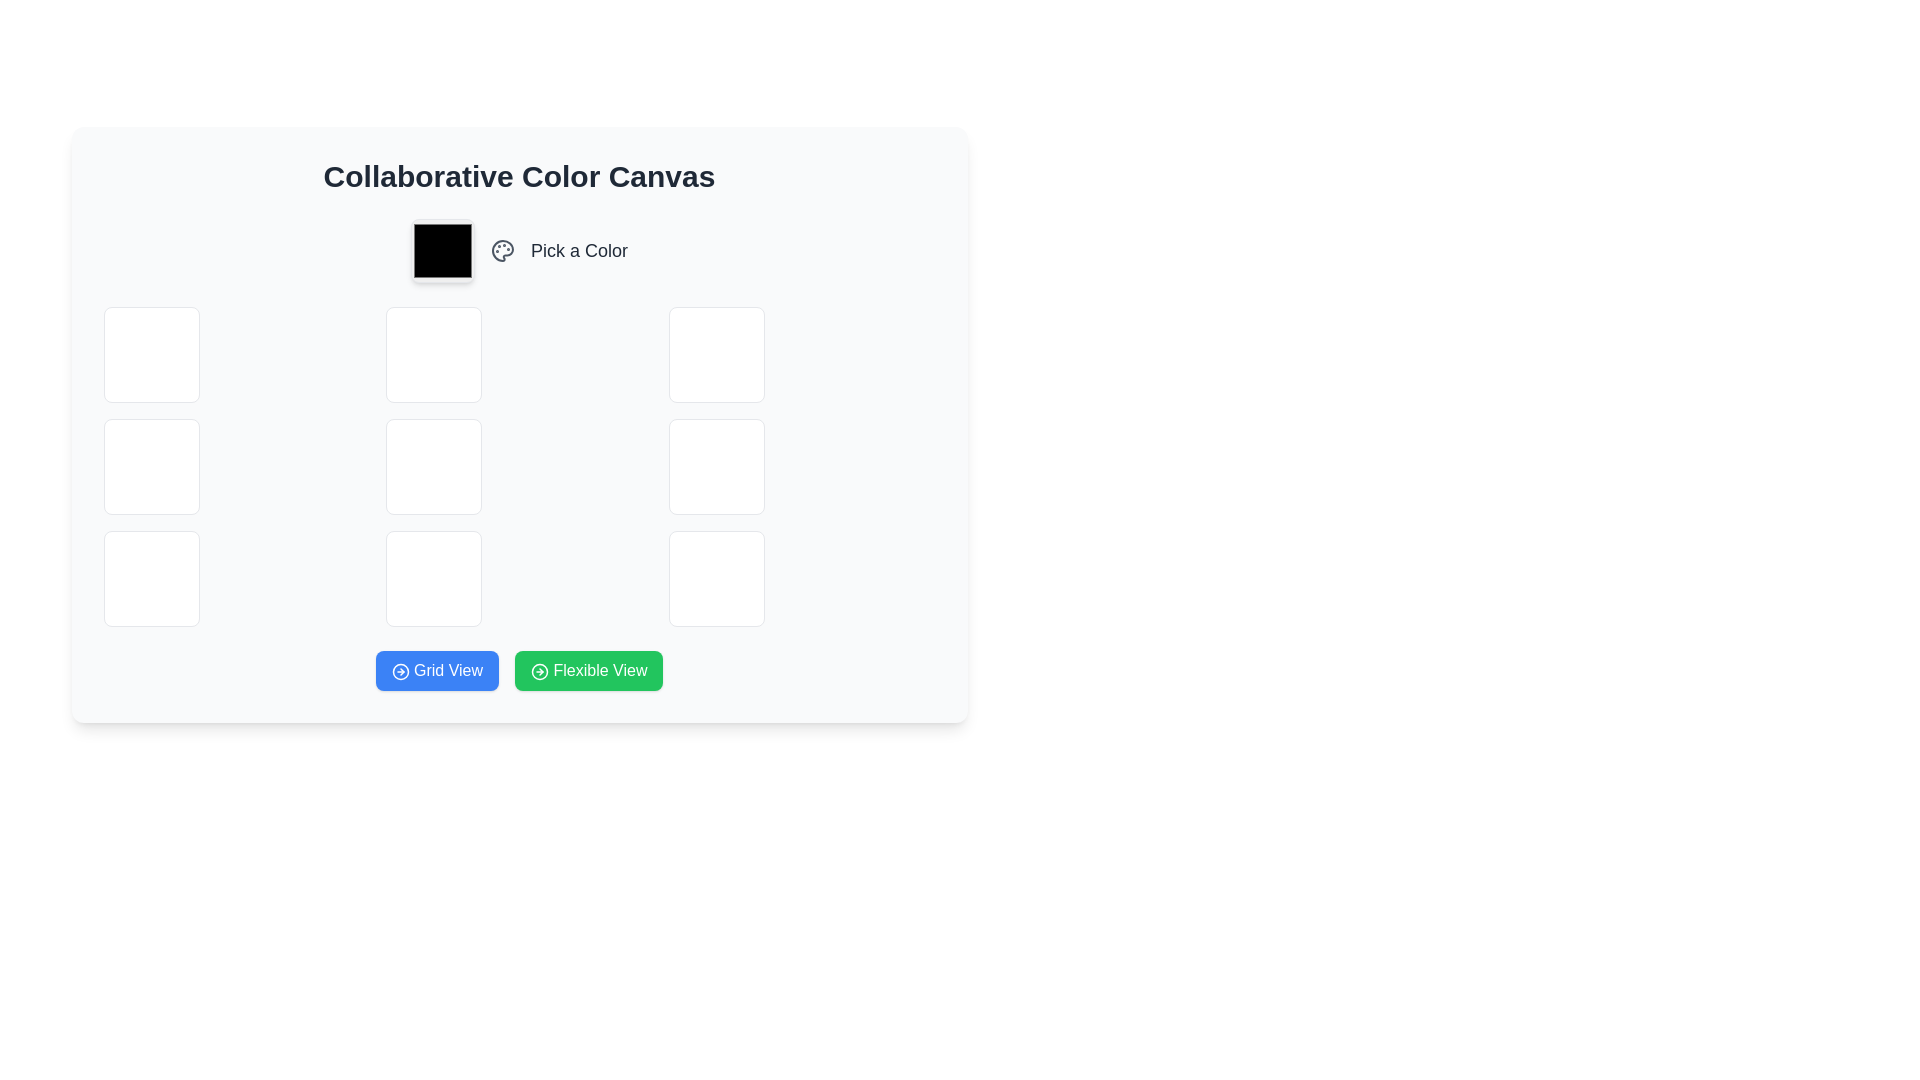  Describe the element at coordinates (433, 353) in the screenshot. I see `the middle square grid item in the first row of a 3x3 grid layout` at that location.